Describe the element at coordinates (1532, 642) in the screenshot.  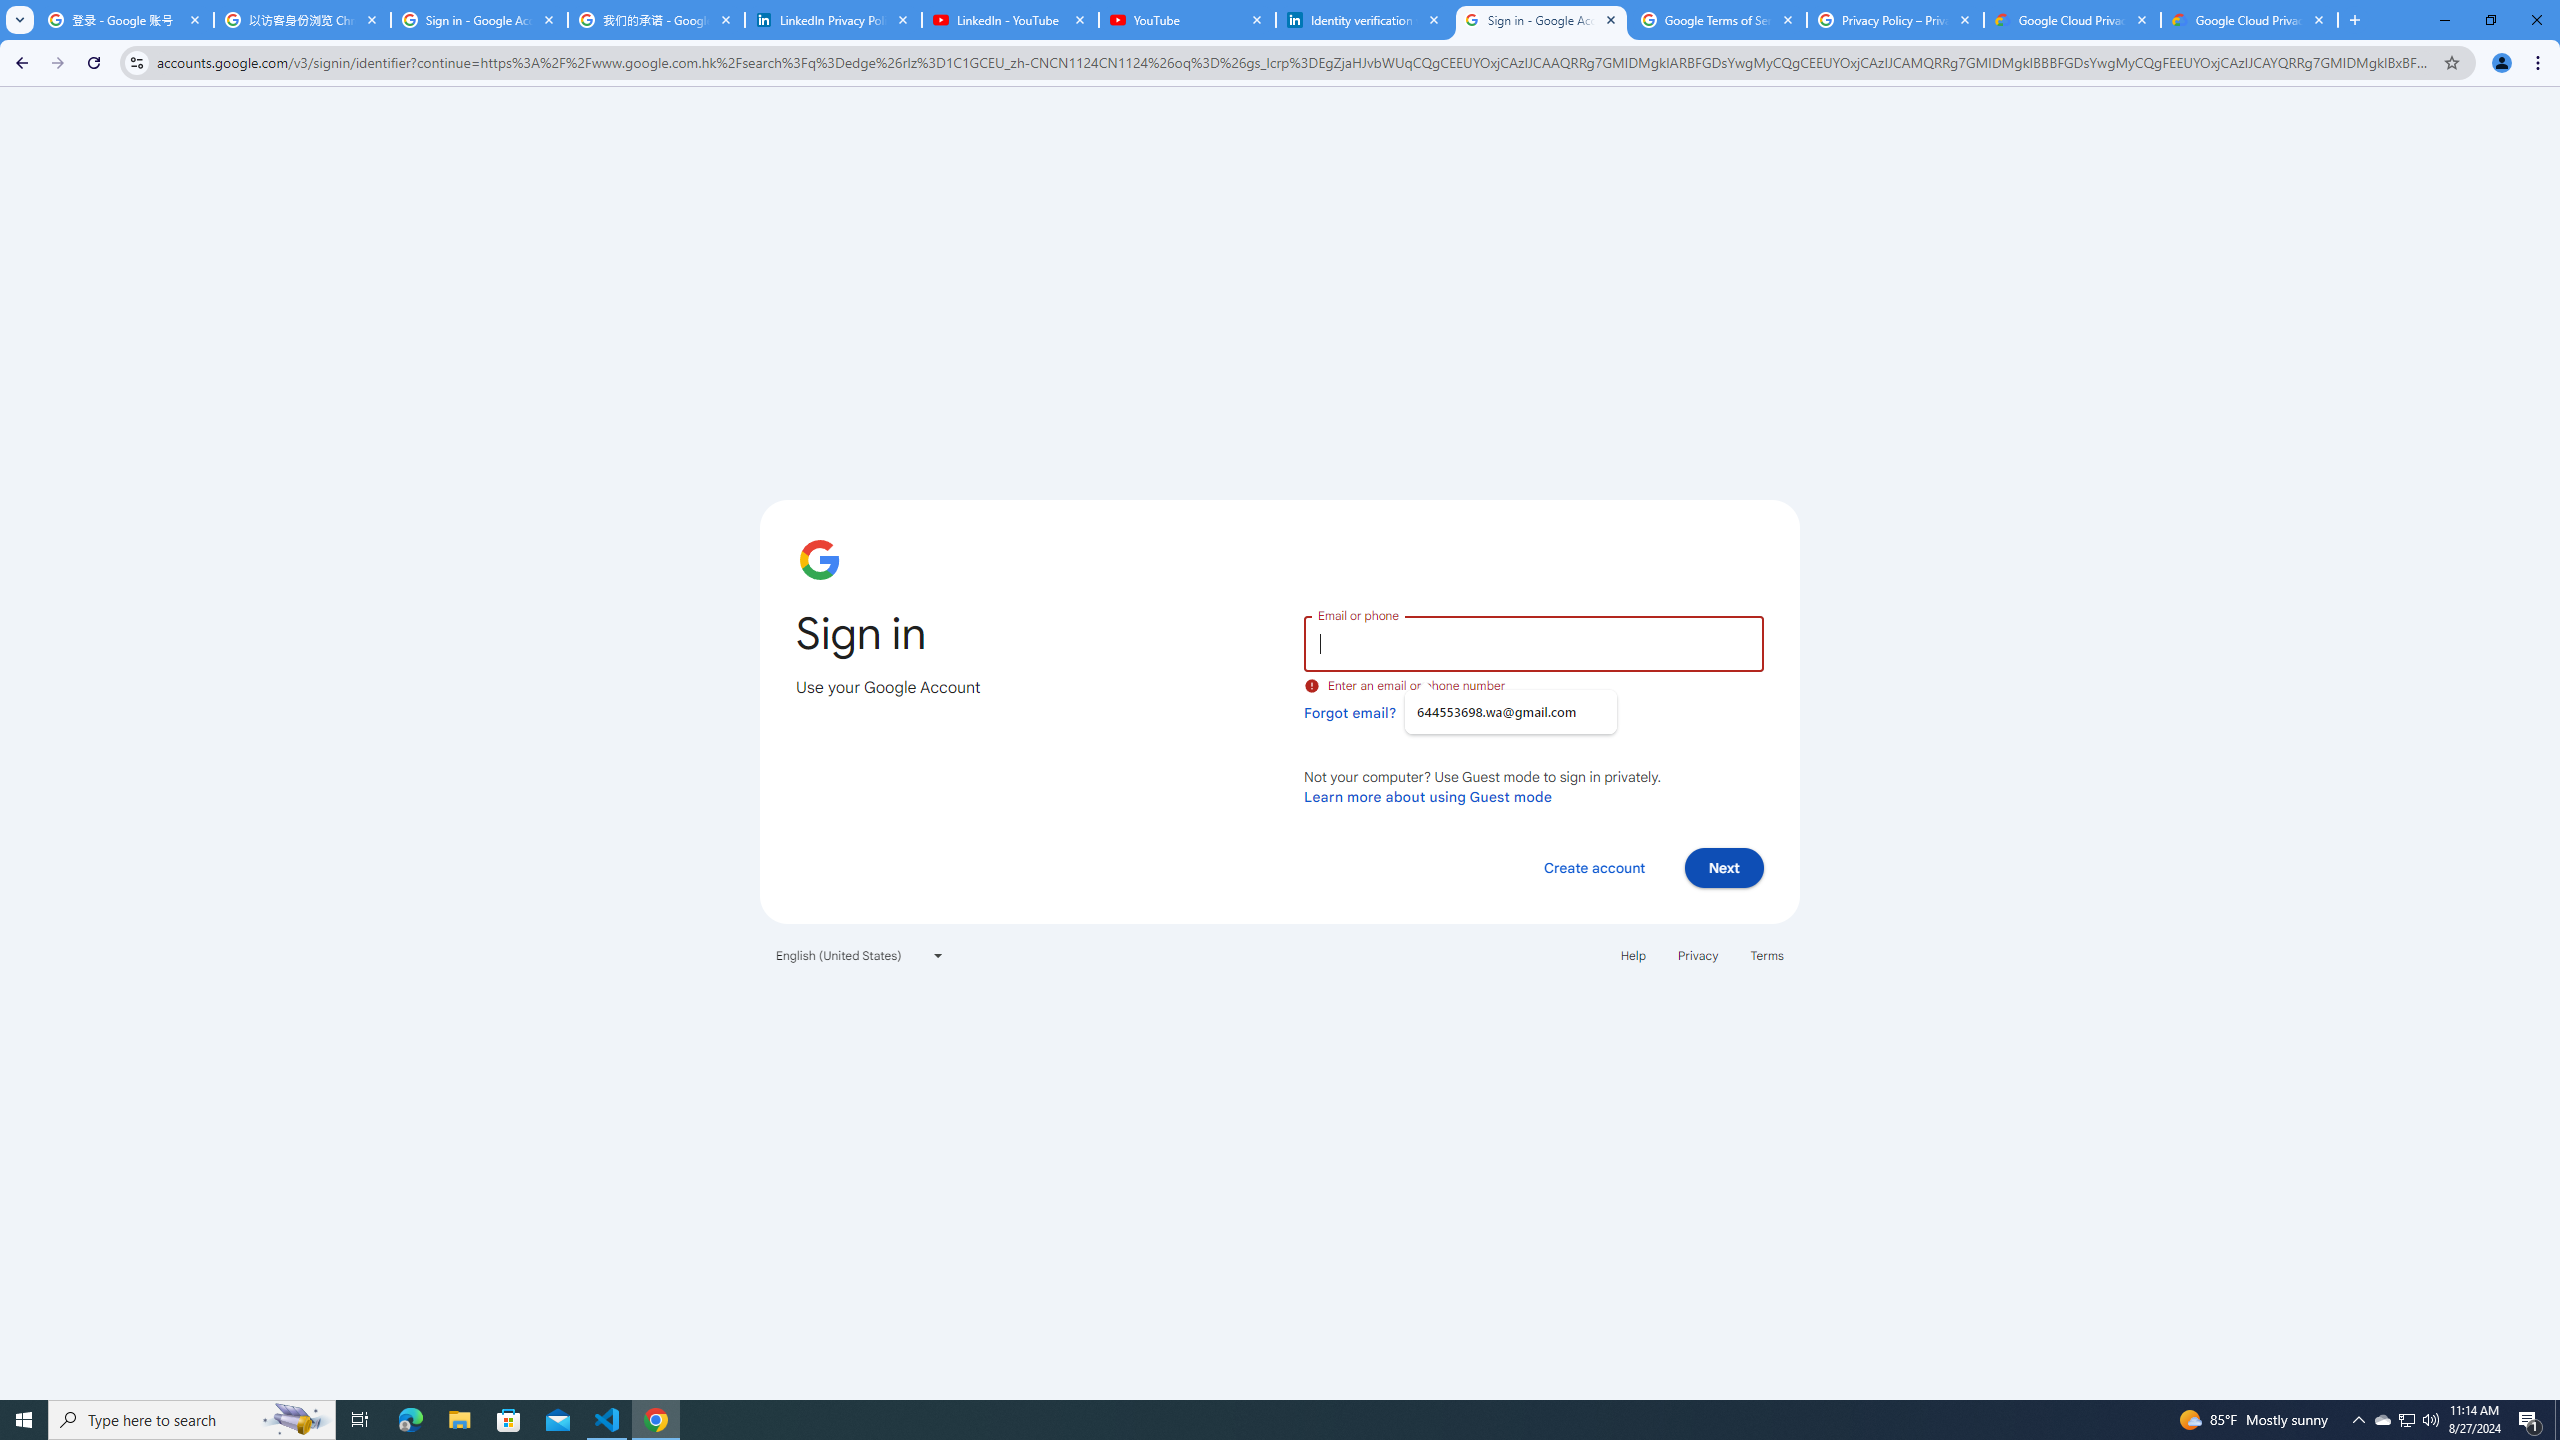
I see `'Email or phone'` at that location.